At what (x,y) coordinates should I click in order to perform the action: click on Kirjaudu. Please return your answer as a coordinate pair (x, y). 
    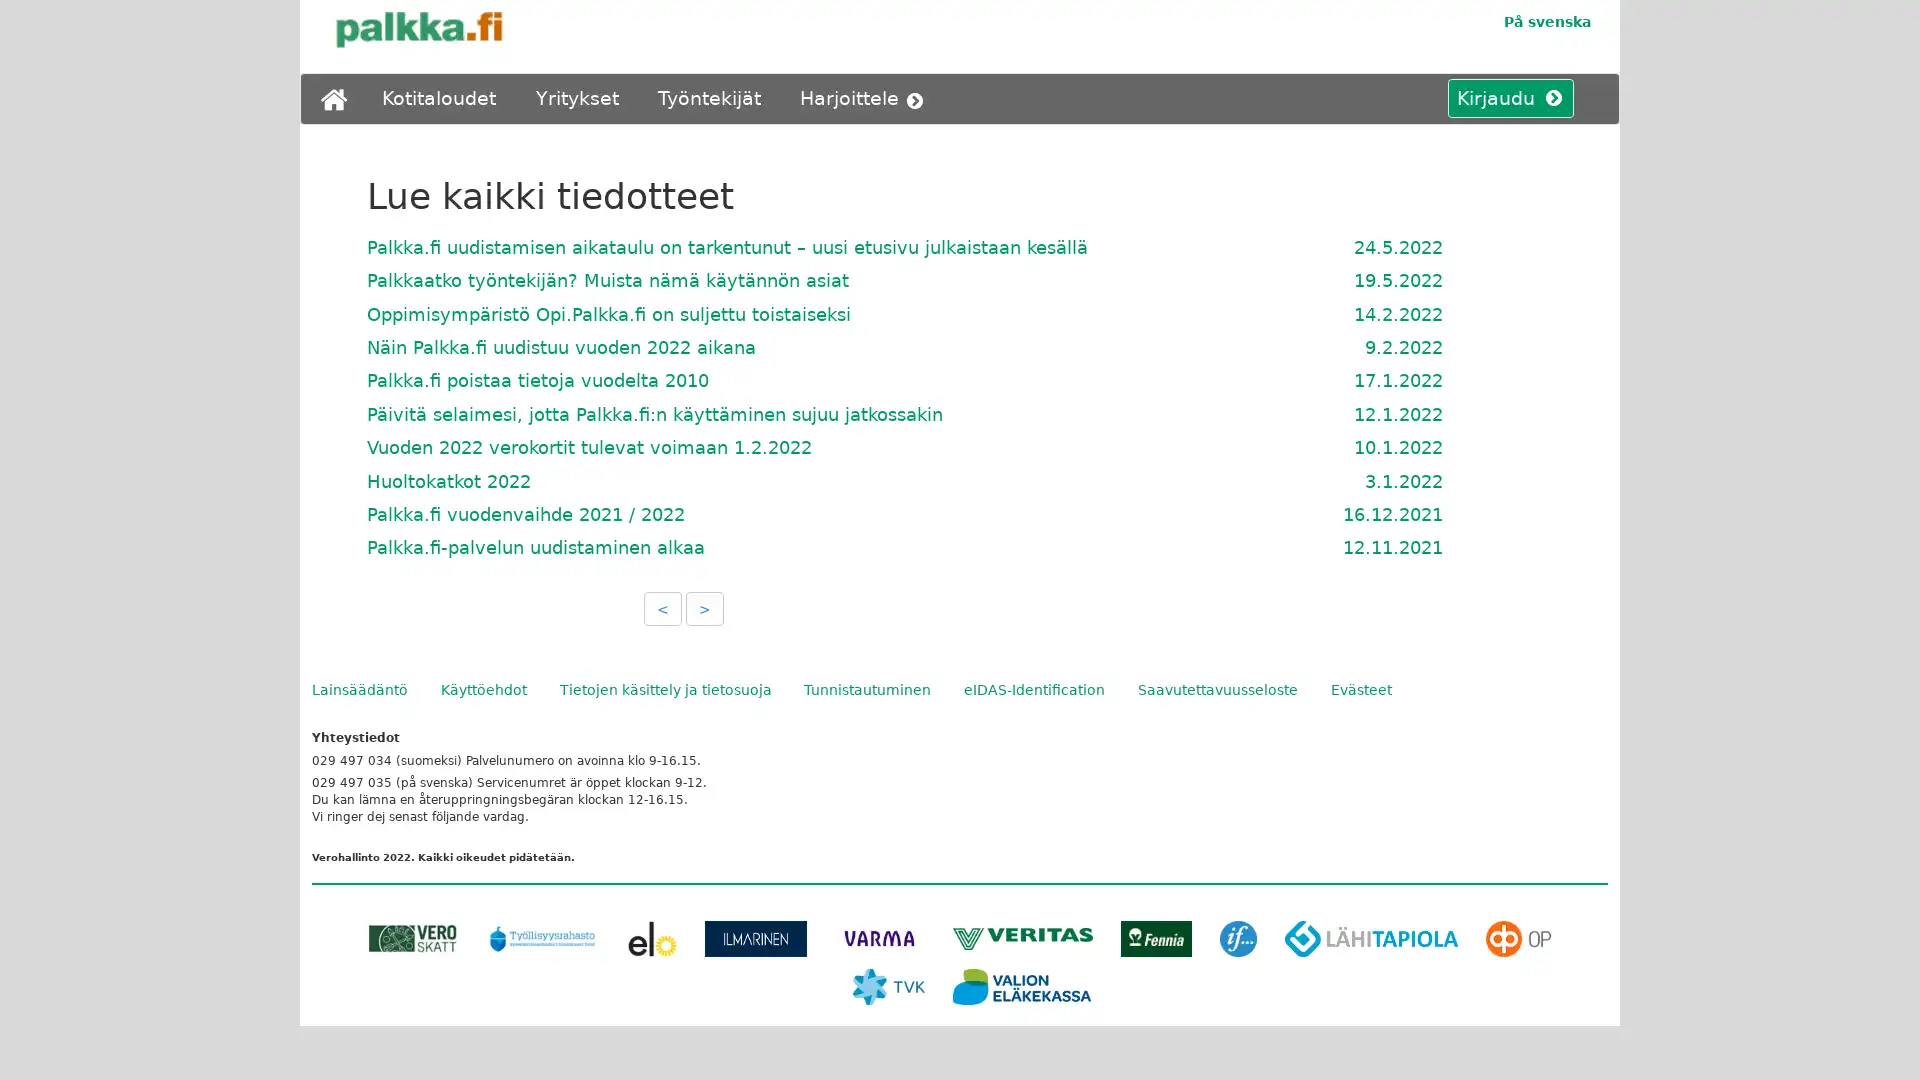
    Looking at the image, I should click on (1502, 99).